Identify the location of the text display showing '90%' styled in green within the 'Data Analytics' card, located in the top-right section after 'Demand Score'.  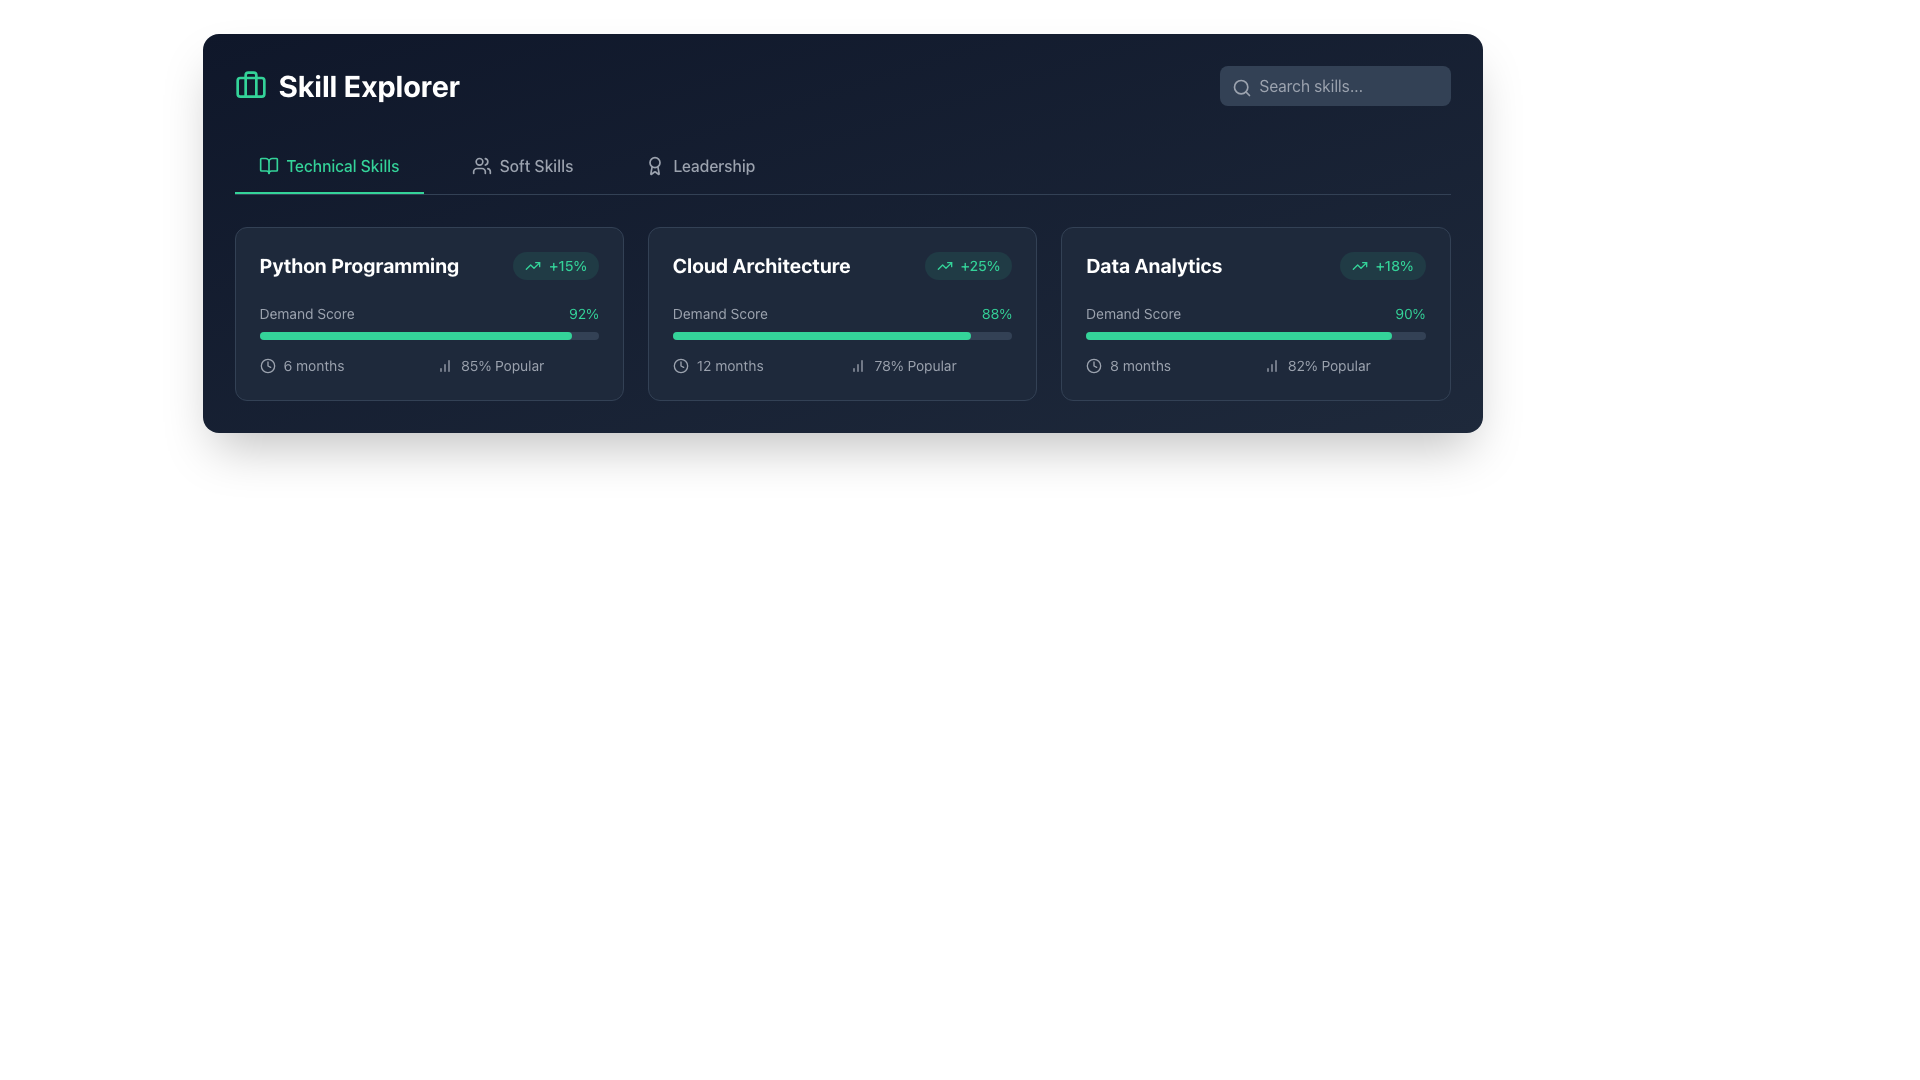
(1409, 313).